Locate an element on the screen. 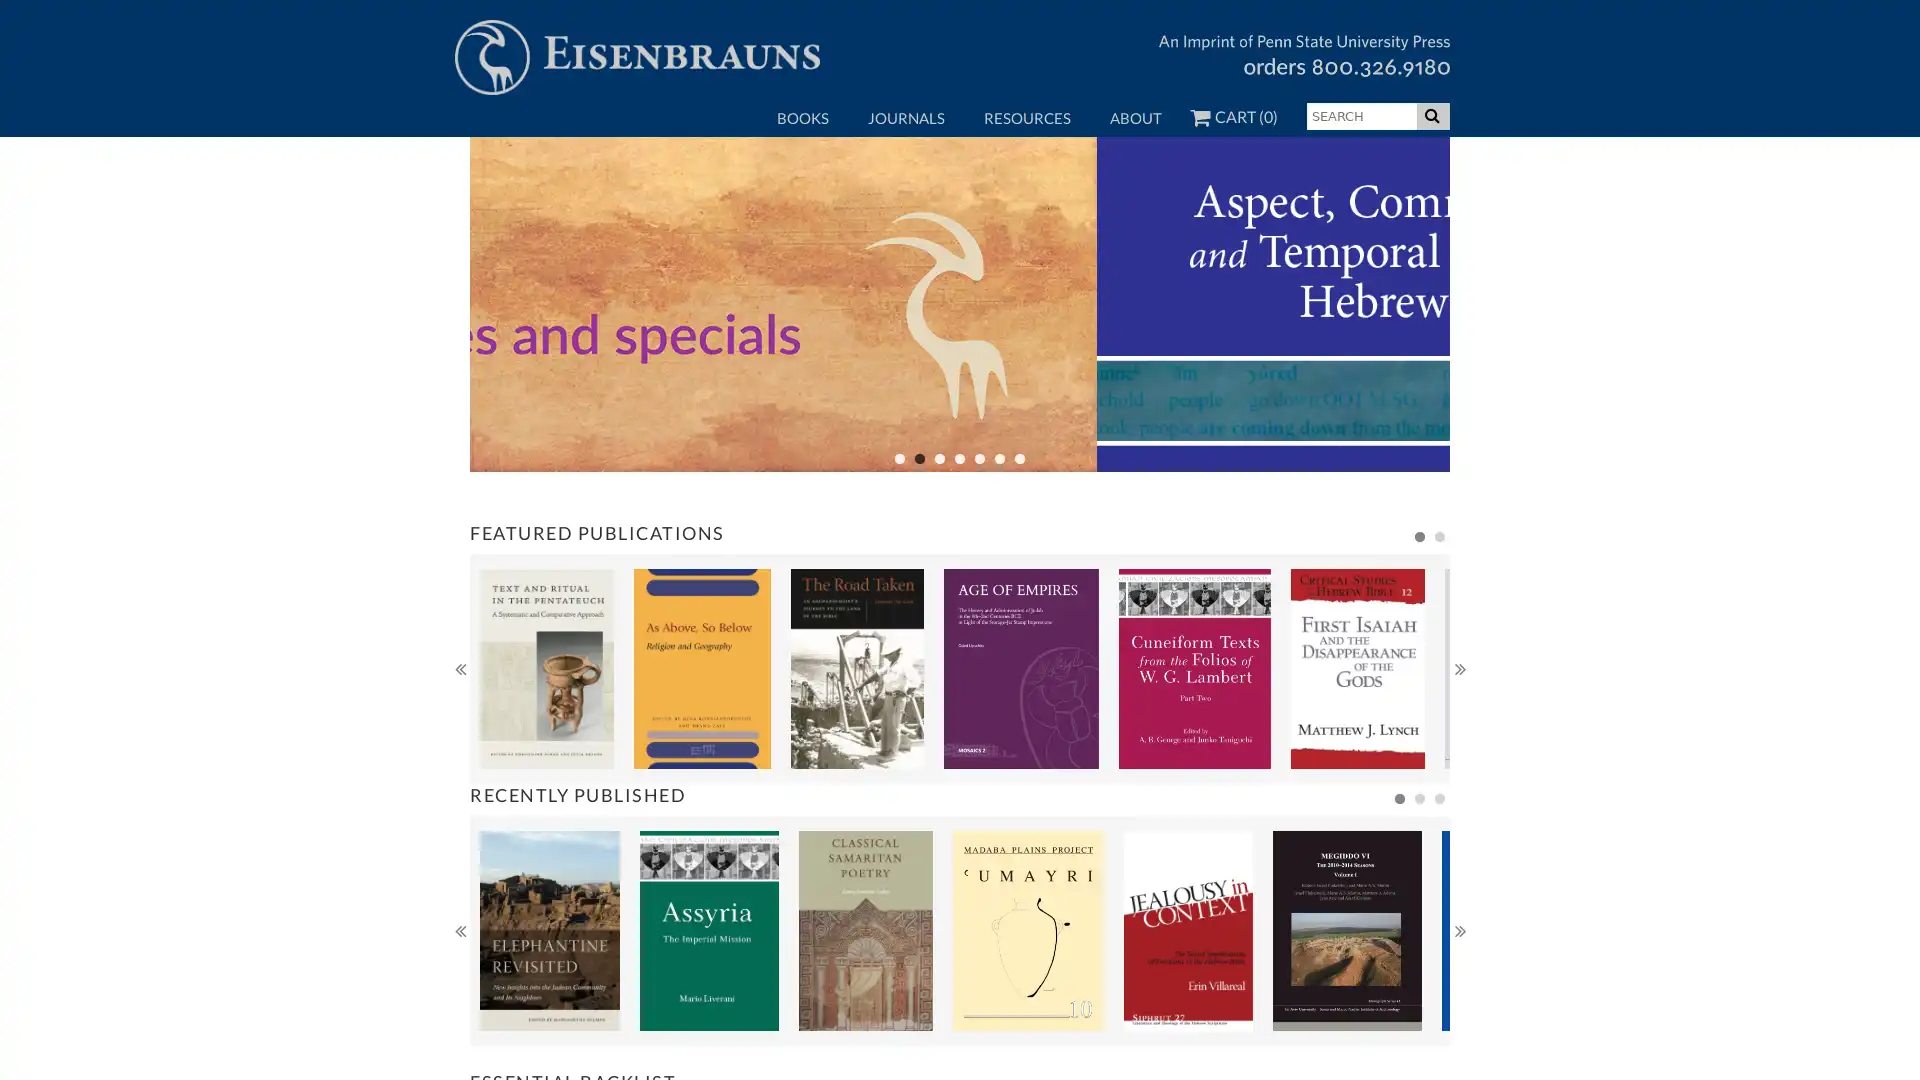  Next is located at coordinates (1459, 744).